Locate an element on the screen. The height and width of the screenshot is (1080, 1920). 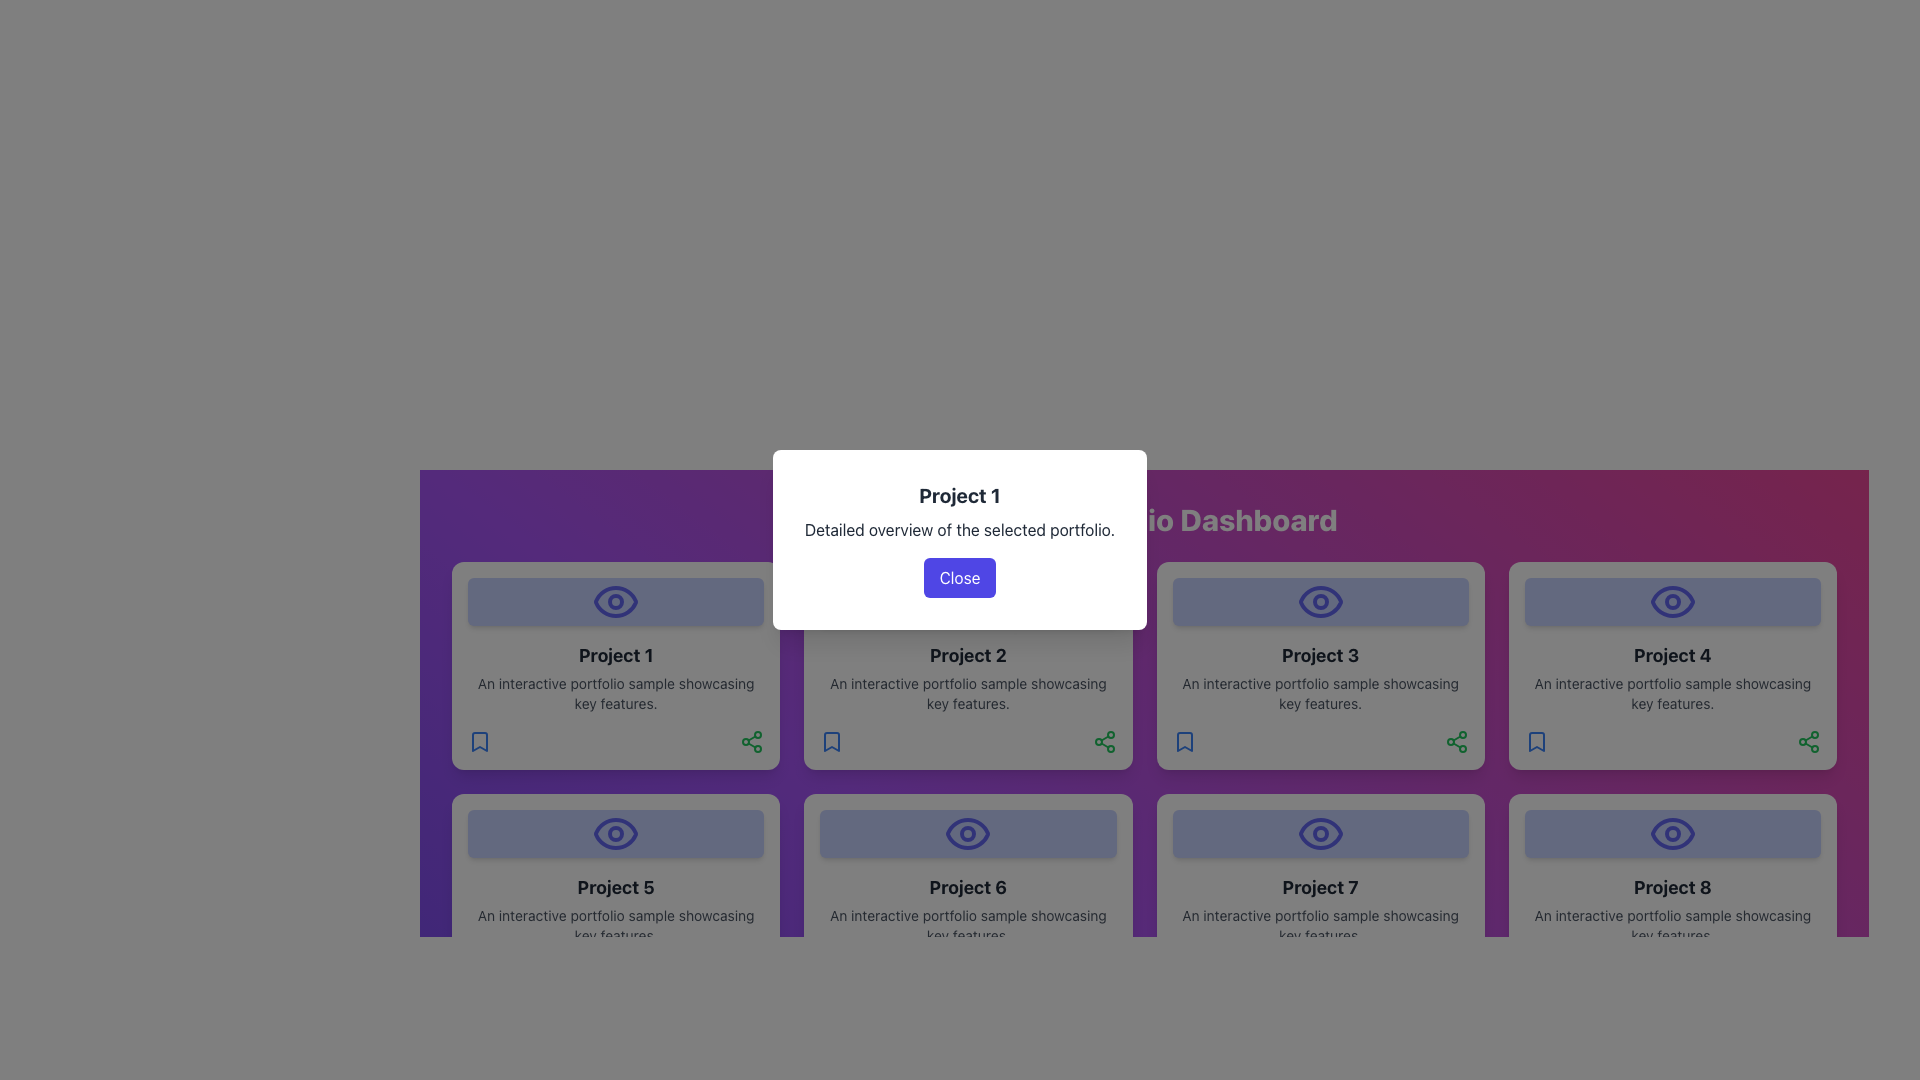
the visibility icon located in the second row, second column of the grid for 'Project 6', which is centered in a light blue rectangular header area is located at coordinates (968, 833).